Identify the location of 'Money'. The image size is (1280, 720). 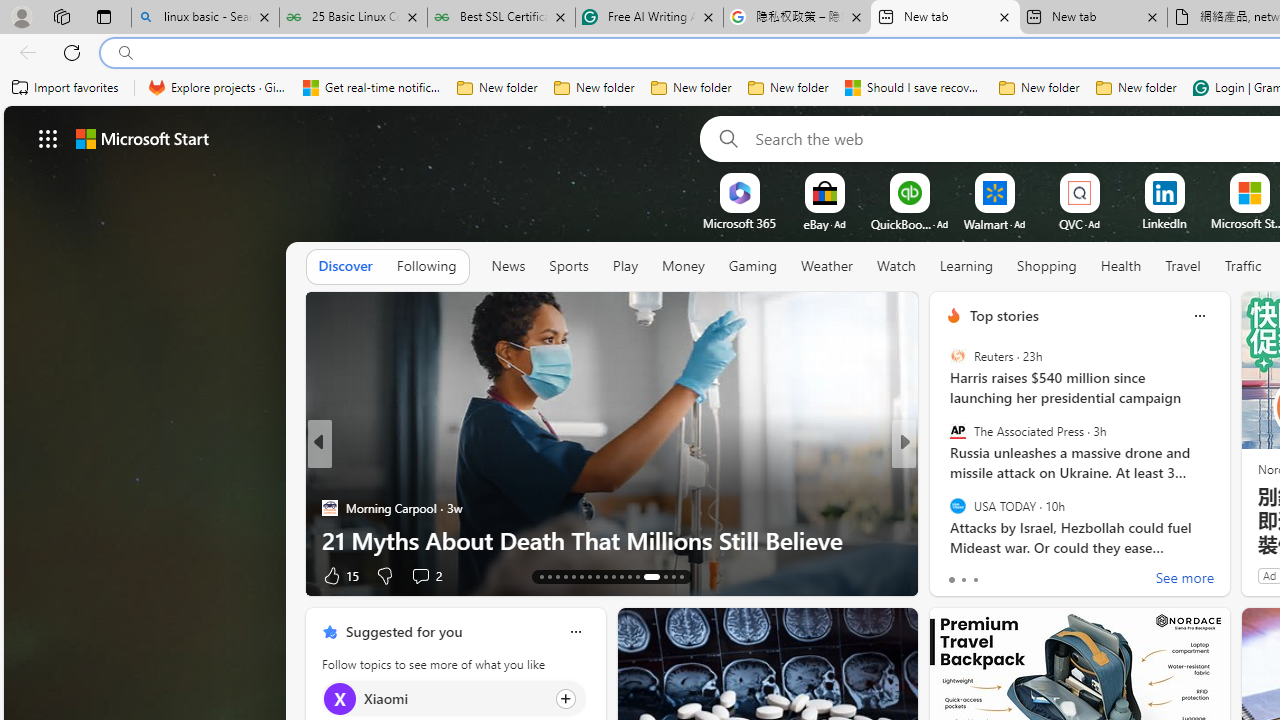
(682, 265).